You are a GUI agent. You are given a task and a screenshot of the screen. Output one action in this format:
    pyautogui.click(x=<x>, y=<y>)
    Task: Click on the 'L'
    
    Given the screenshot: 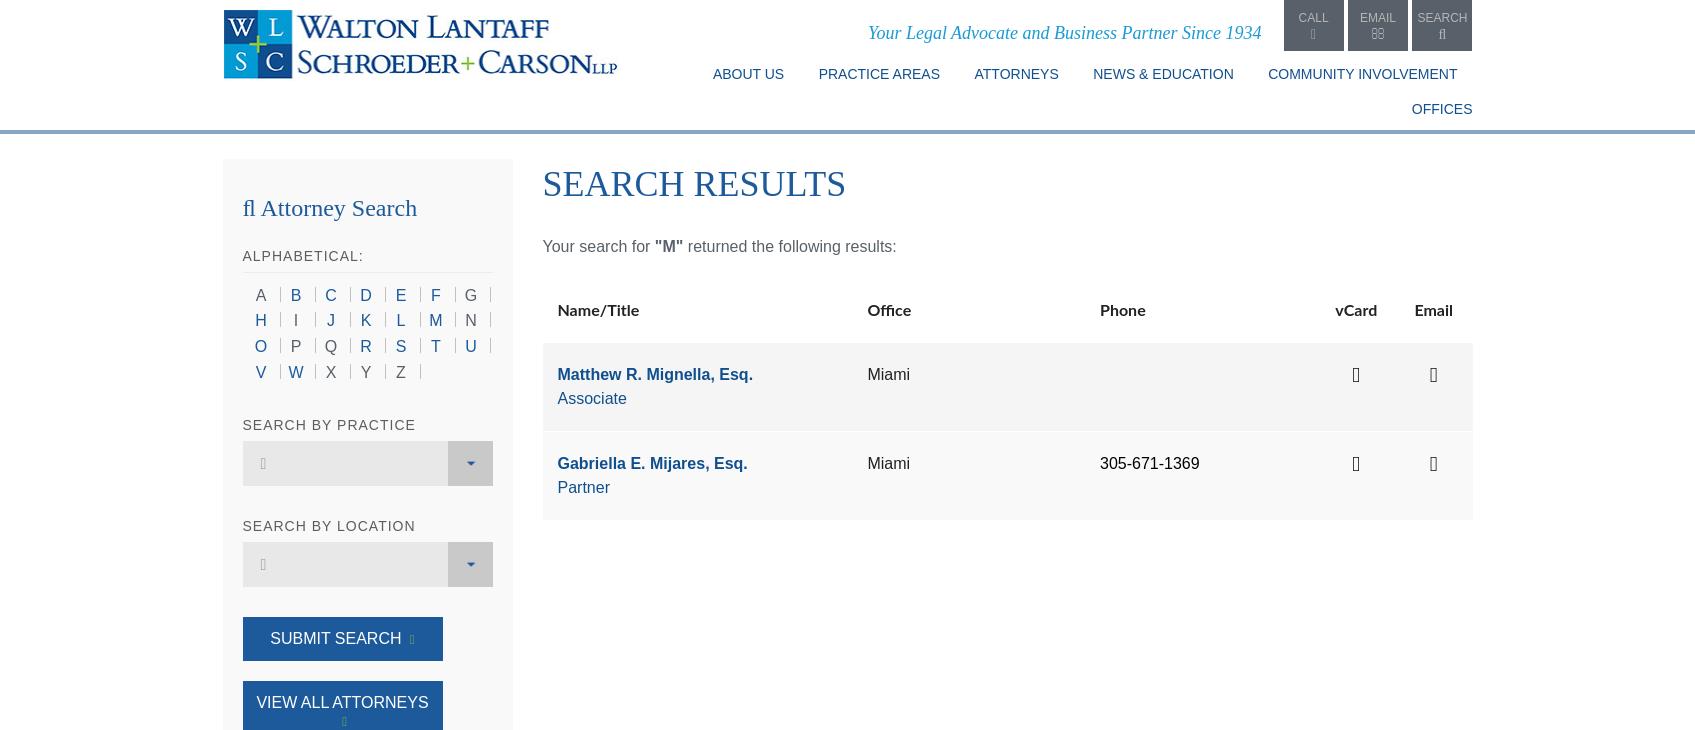 What is the action you would take?
    pyautogui.click(x=400, y=320)
    